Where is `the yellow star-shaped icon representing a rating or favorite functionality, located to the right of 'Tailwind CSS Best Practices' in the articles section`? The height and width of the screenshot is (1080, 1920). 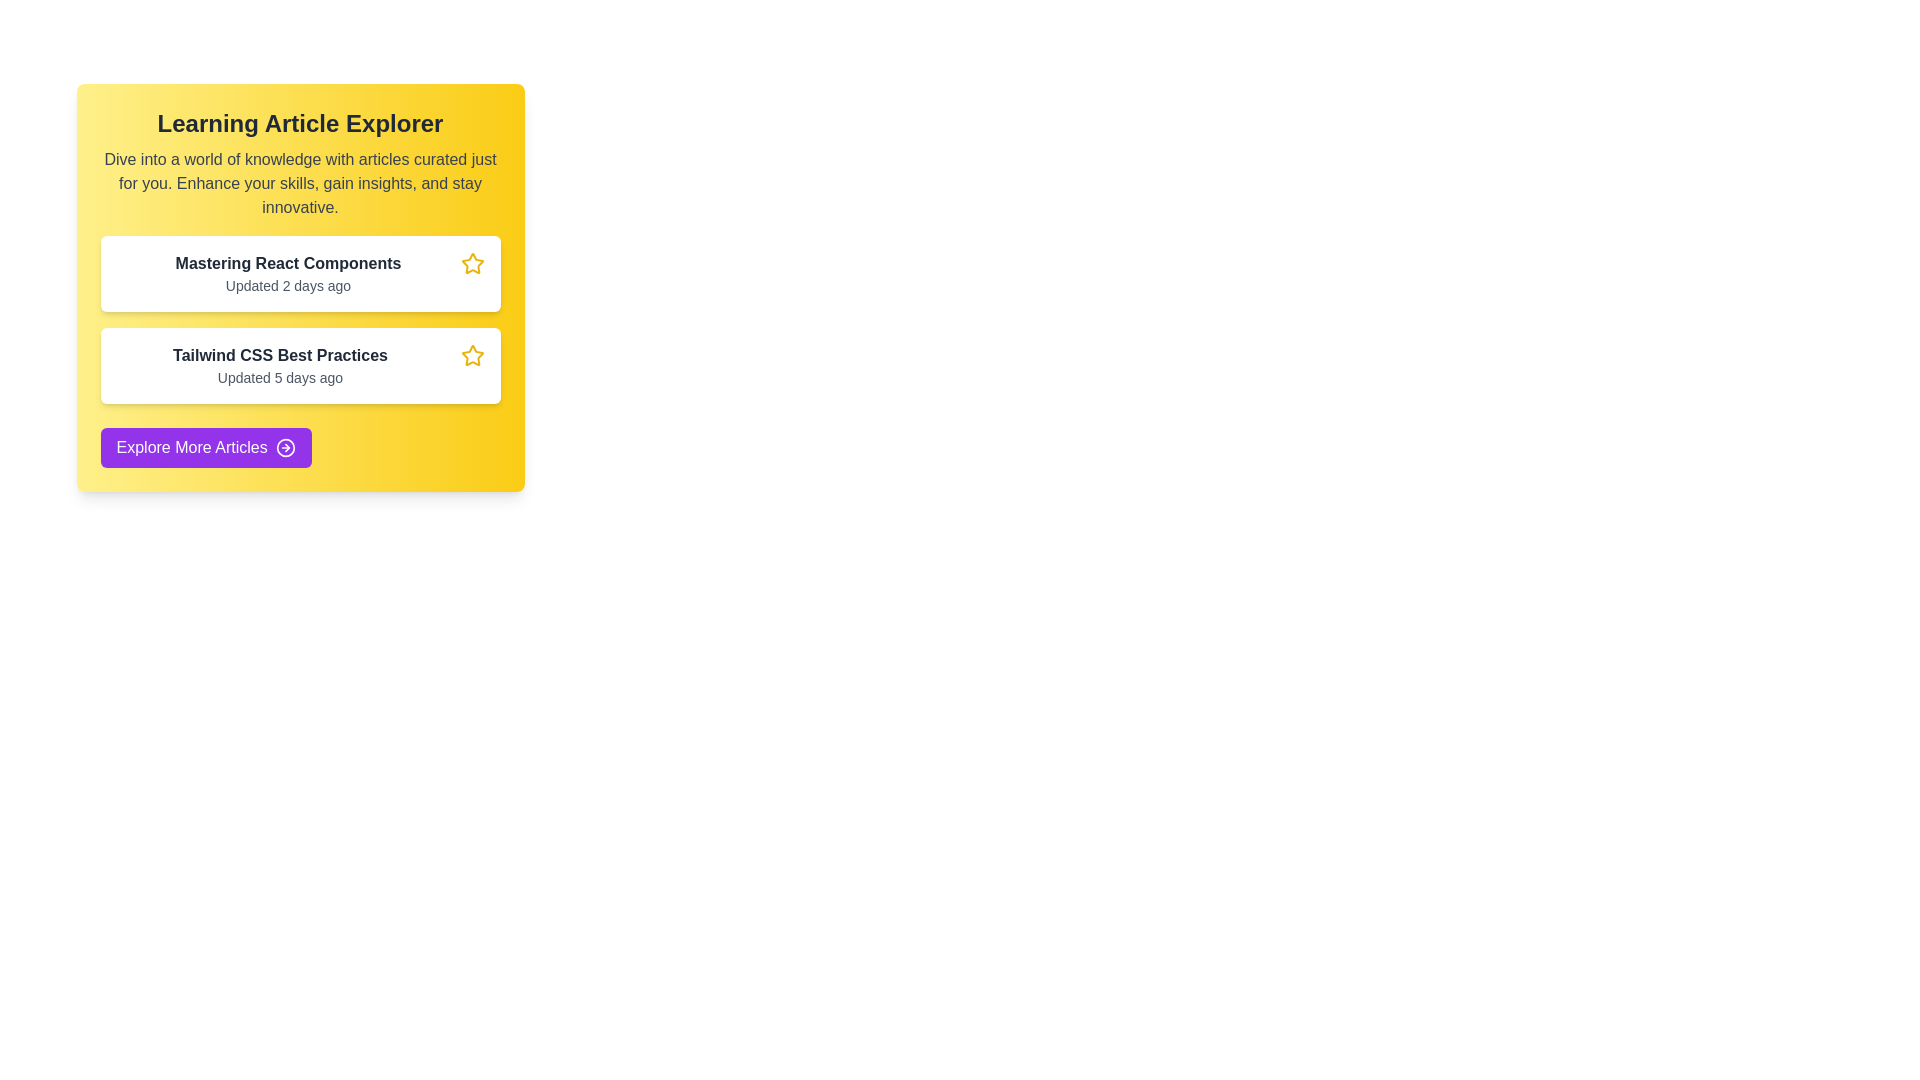
the yellow star-shaped icon representing a rating or favorite functionality, located to the right of 'Tailwind CSS Best Practices' in the articles section is located at coordinates (471, 262).